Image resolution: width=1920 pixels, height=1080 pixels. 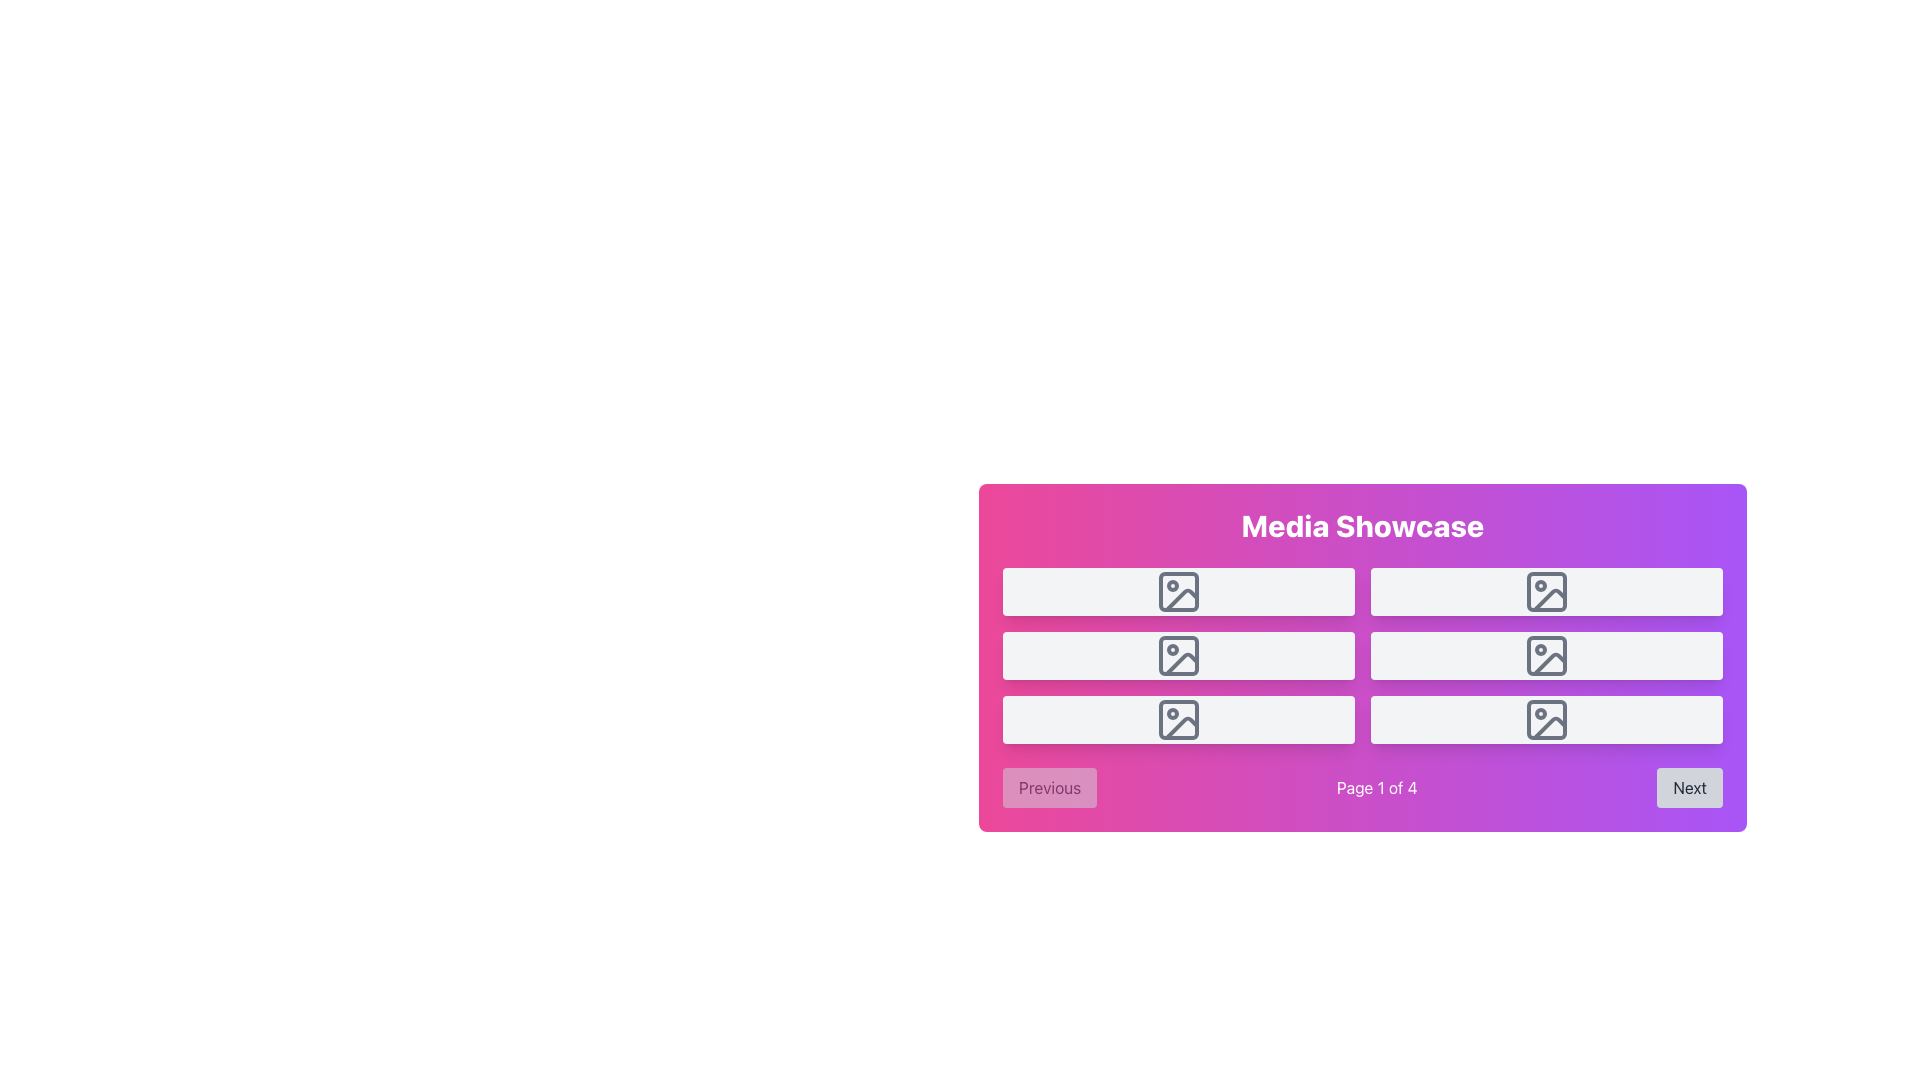 What do you see at coordinates (1179, 655) in the screenshot?
I see `the third image placeholder in the media showcase grid, located in the first column and second row of the grid` at bounding box center [1179, 655].